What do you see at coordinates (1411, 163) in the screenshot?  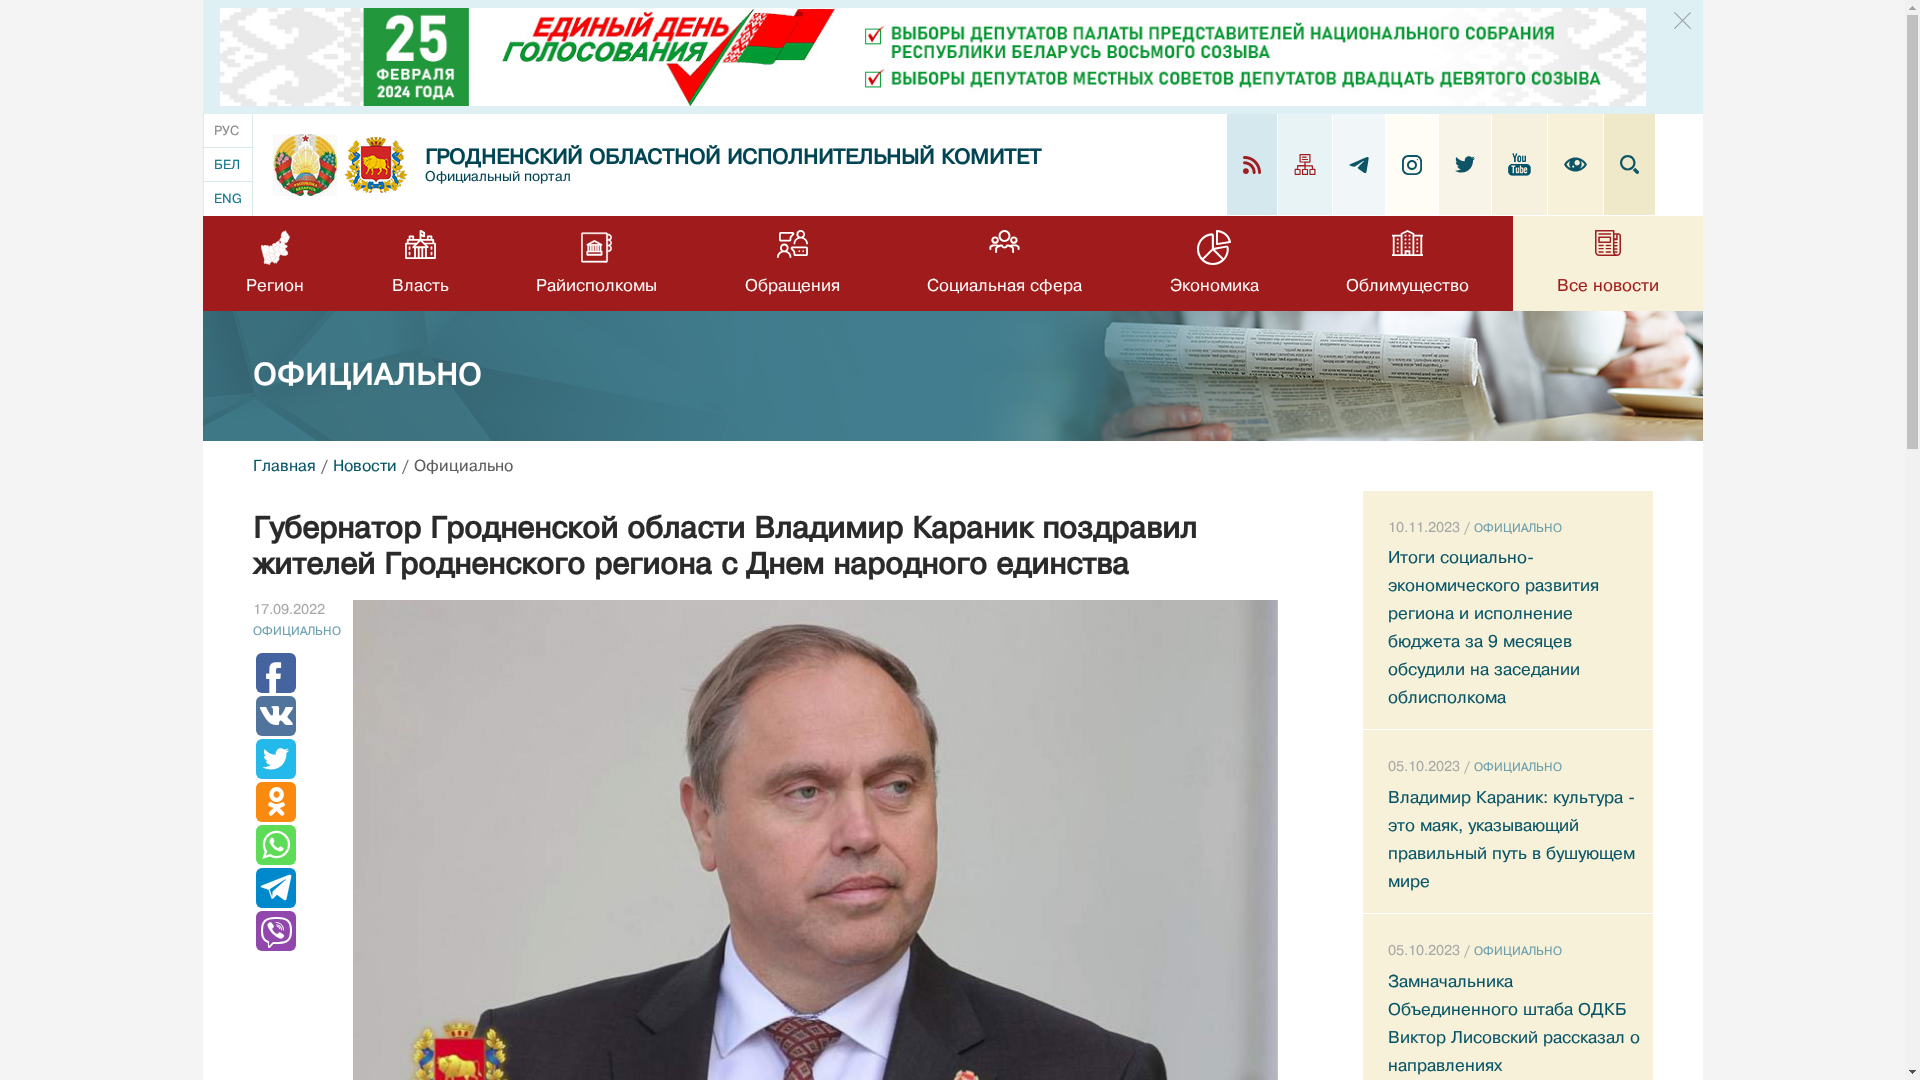 I see `'instagram'` at bounding box center [1411, 163].